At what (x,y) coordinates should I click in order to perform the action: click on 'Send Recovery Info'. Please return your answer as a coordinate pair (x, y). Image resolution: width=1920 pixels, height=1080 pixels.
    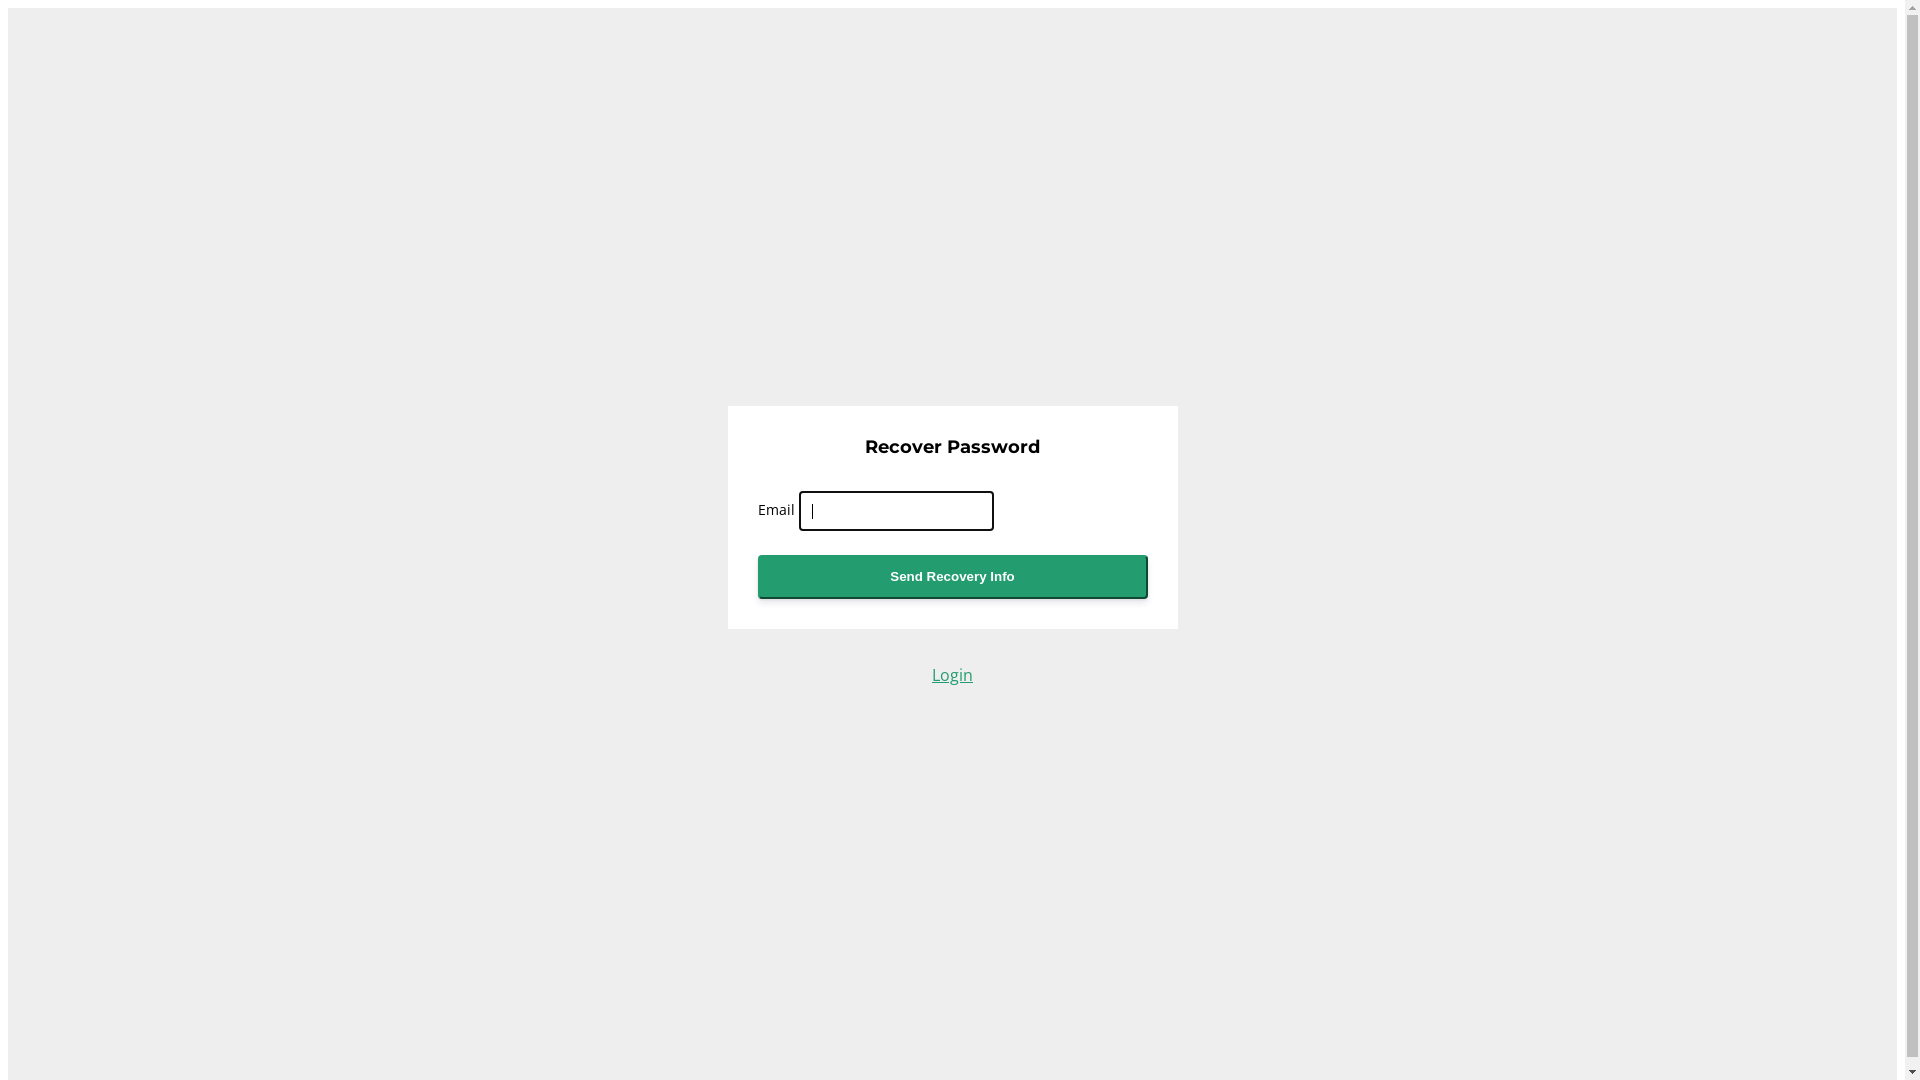
    Looking at the image, I should click on (952, 577).